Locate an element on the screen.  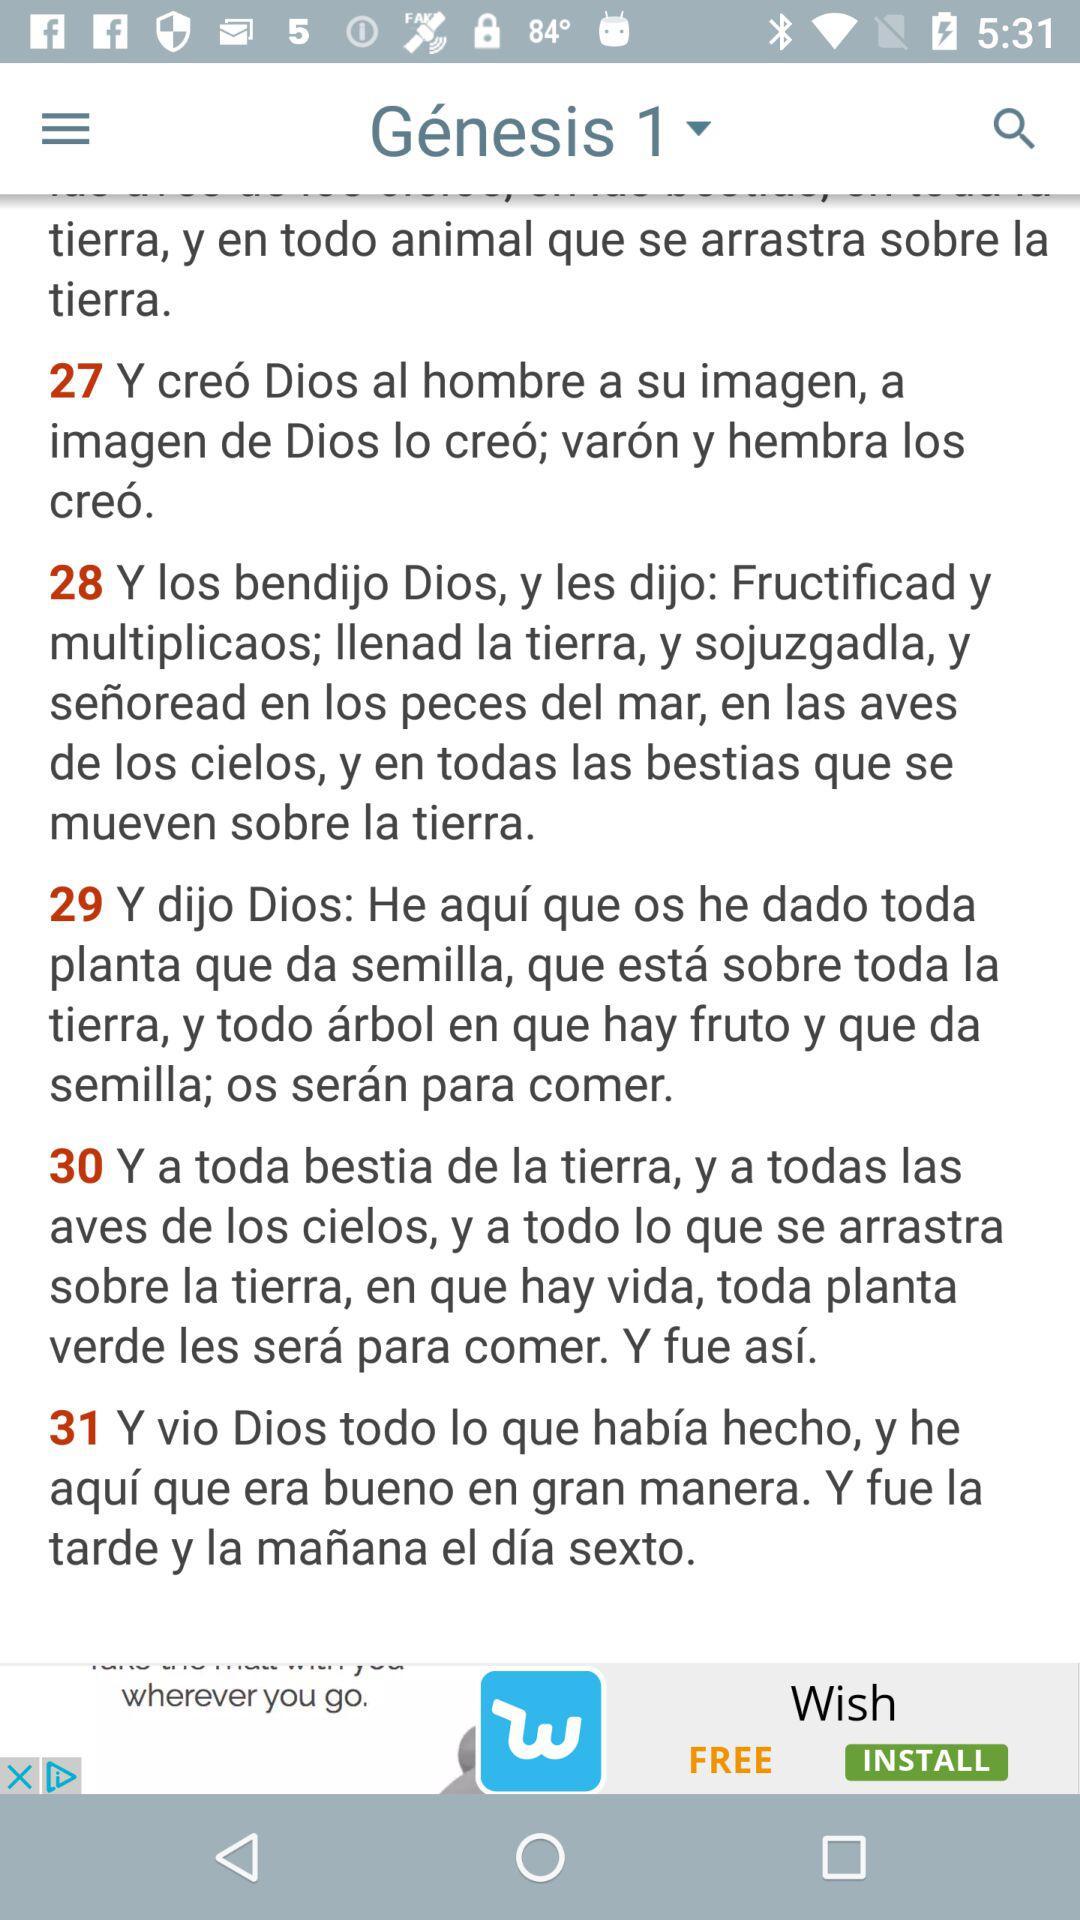
the search icon is located at coordinates (1014, 127).